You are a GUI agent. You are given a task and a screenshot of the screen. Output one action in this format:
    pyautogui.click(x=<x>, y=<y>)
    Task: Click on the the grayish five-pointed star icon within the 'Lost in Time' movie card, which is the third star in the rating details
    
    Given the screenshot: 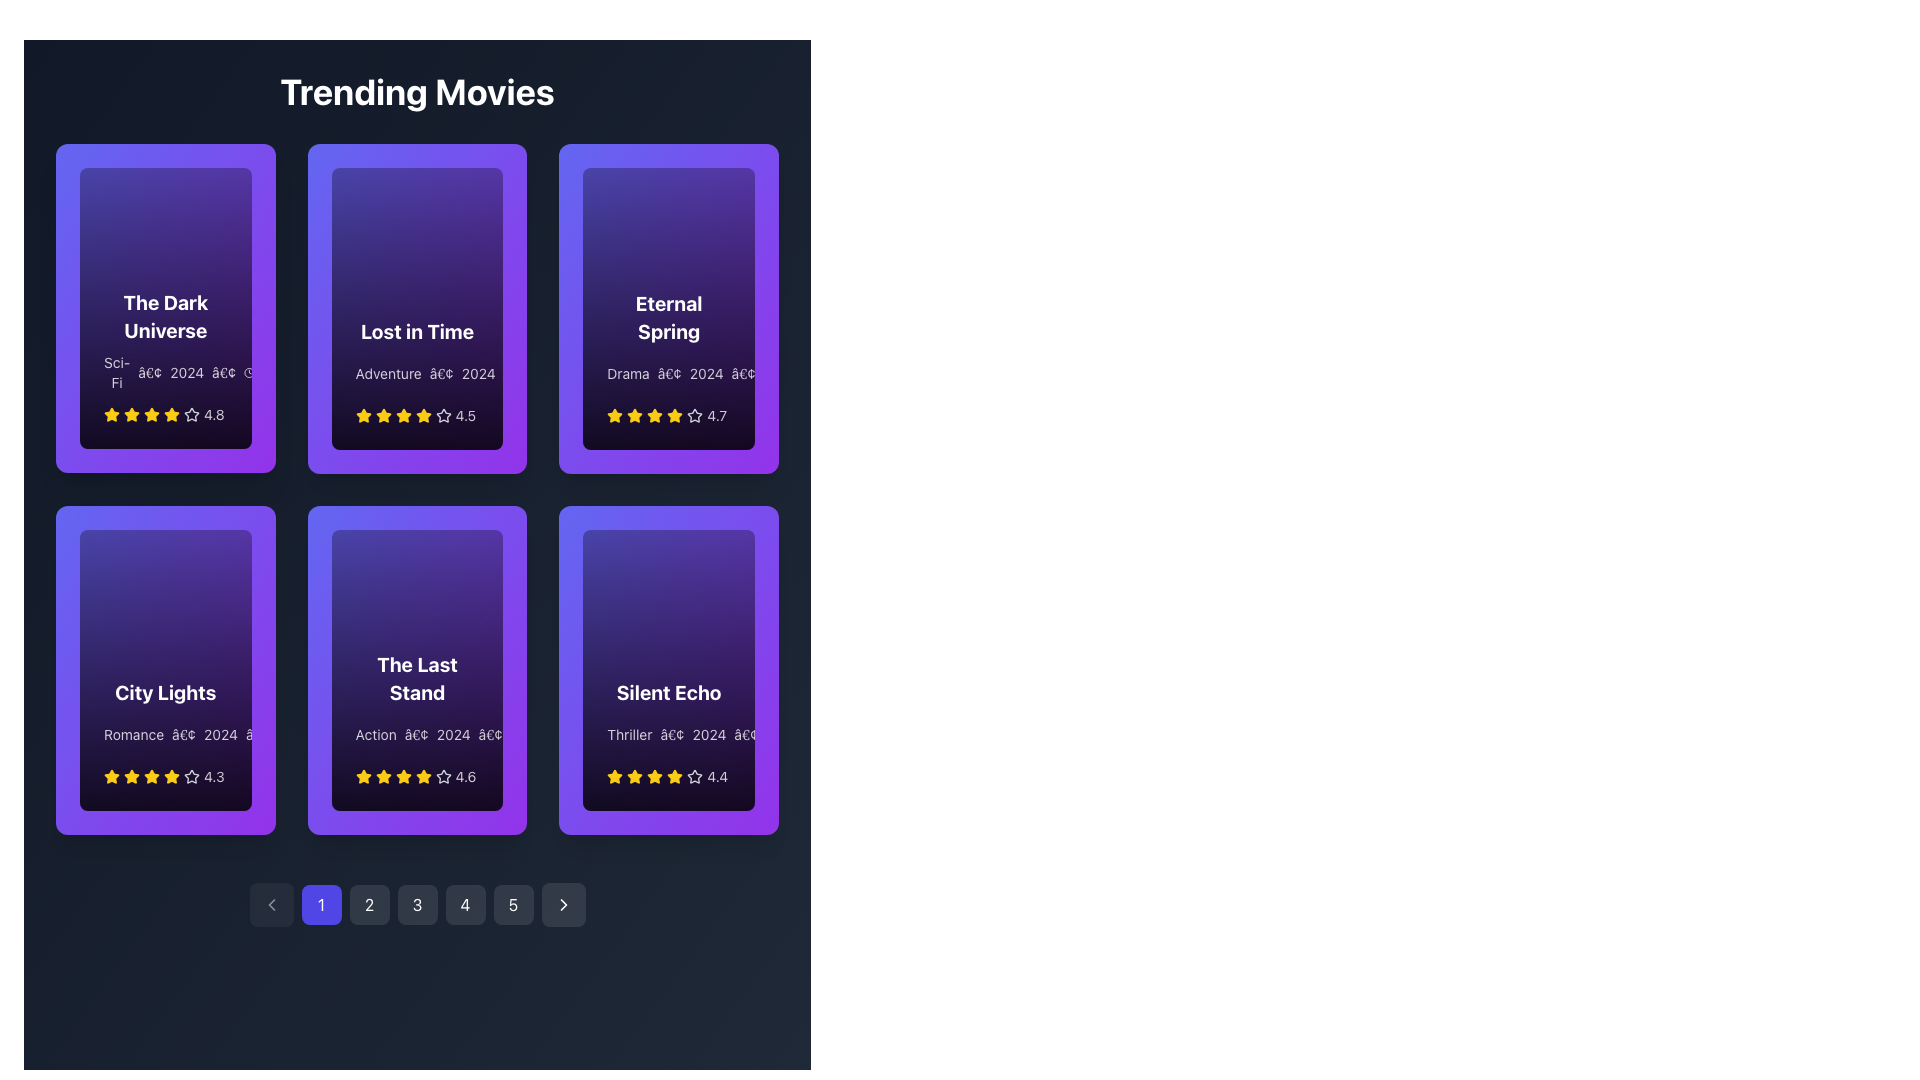 What is the action you would take?
    pyautogui.click(x=442, y=414)
    